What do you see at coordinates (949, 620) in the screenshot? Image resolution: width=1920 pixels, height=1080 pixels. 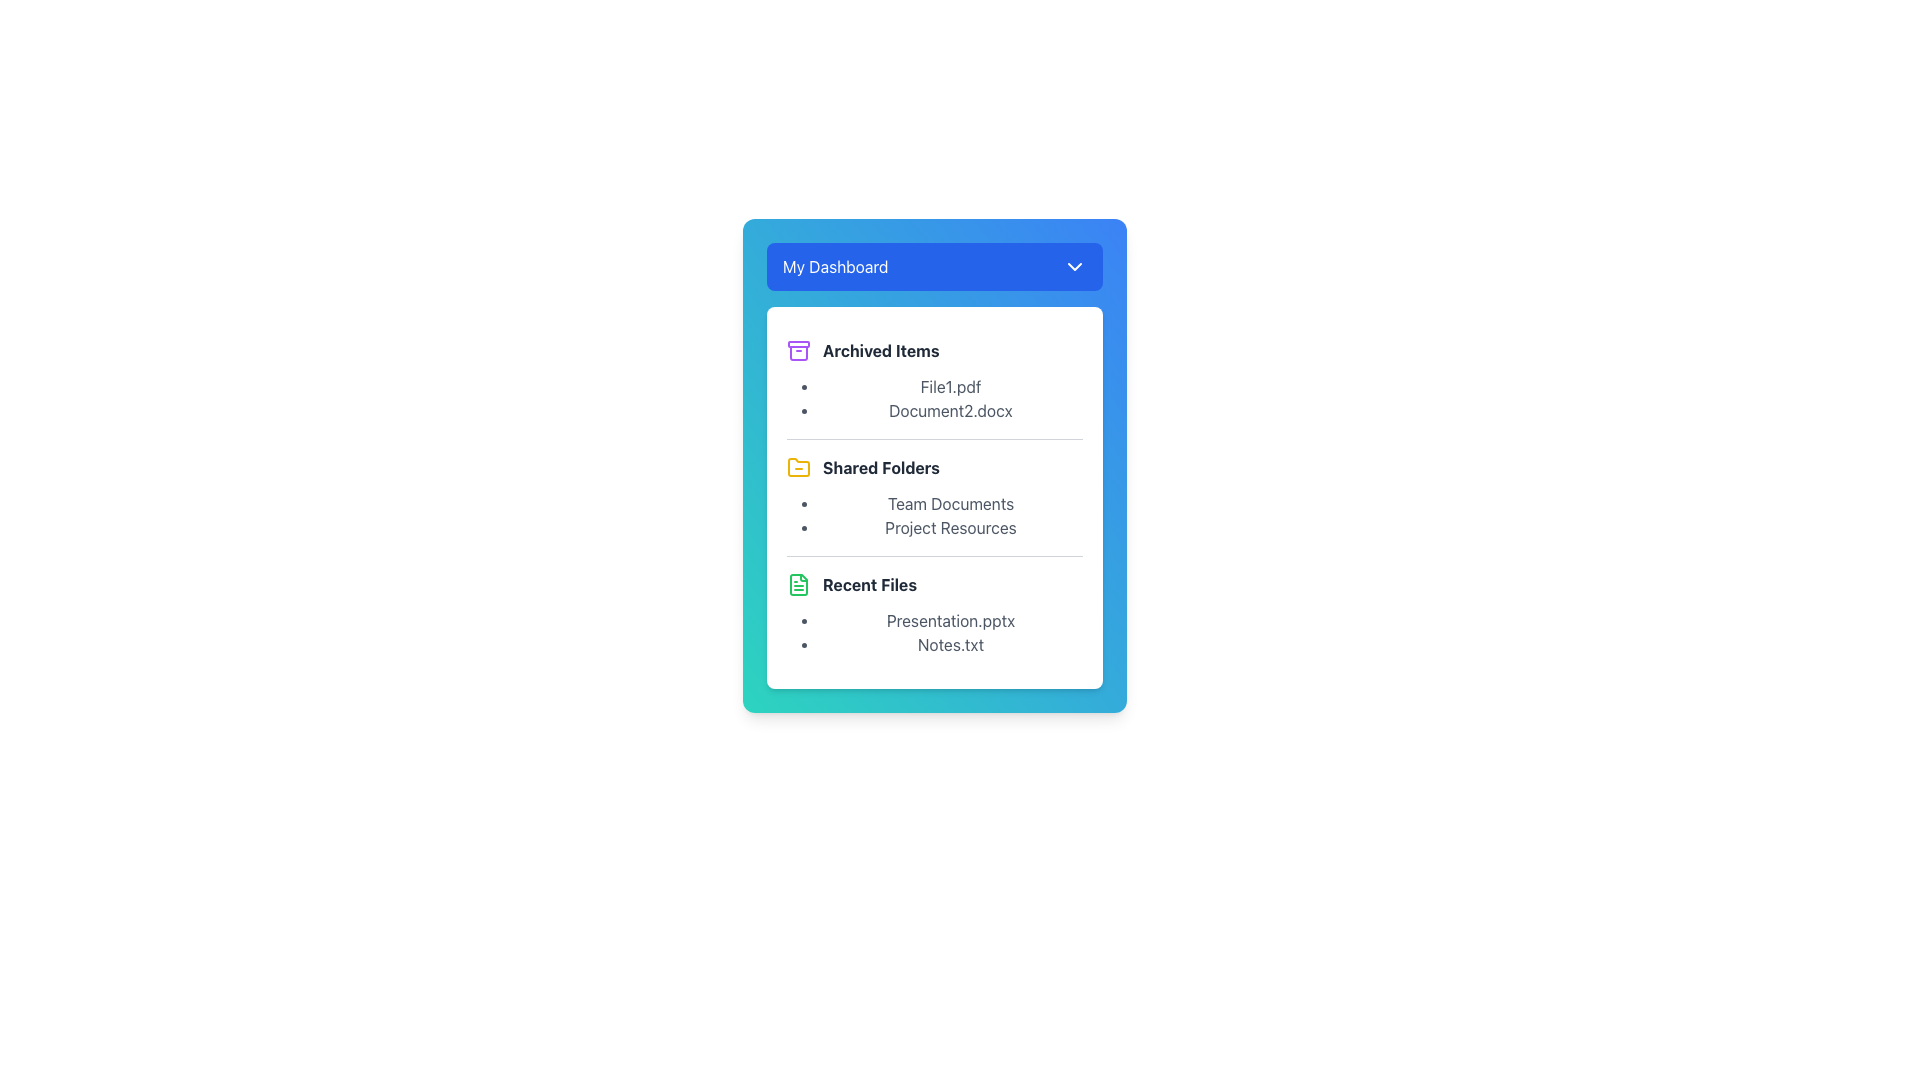 I see `the 'Presentation.pptx' text label in the 'Recent Files' section` at bounding box center [949, 620].